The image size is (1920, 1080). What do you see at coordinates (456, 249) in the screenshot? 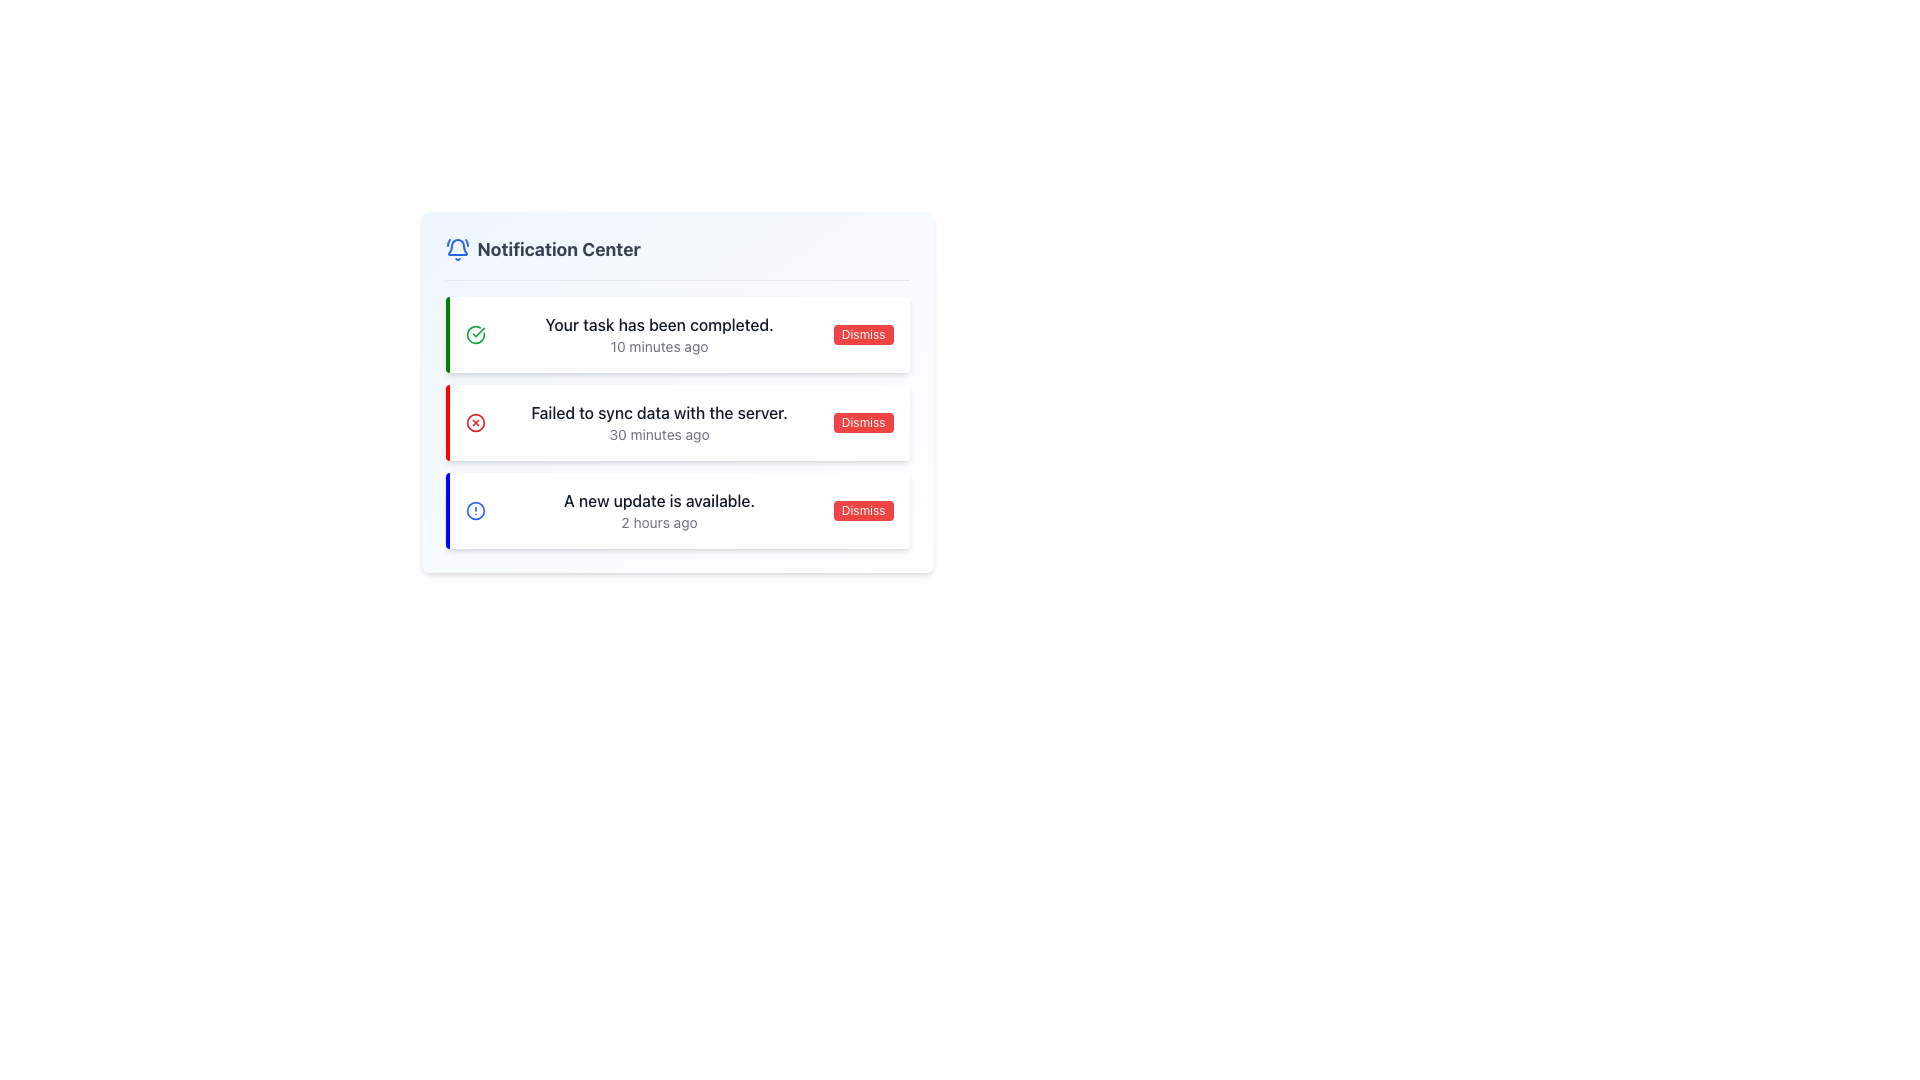
I see `the blue bell-shaped notification icon in the header of the Notification Center` at bounding box center [456, 249].